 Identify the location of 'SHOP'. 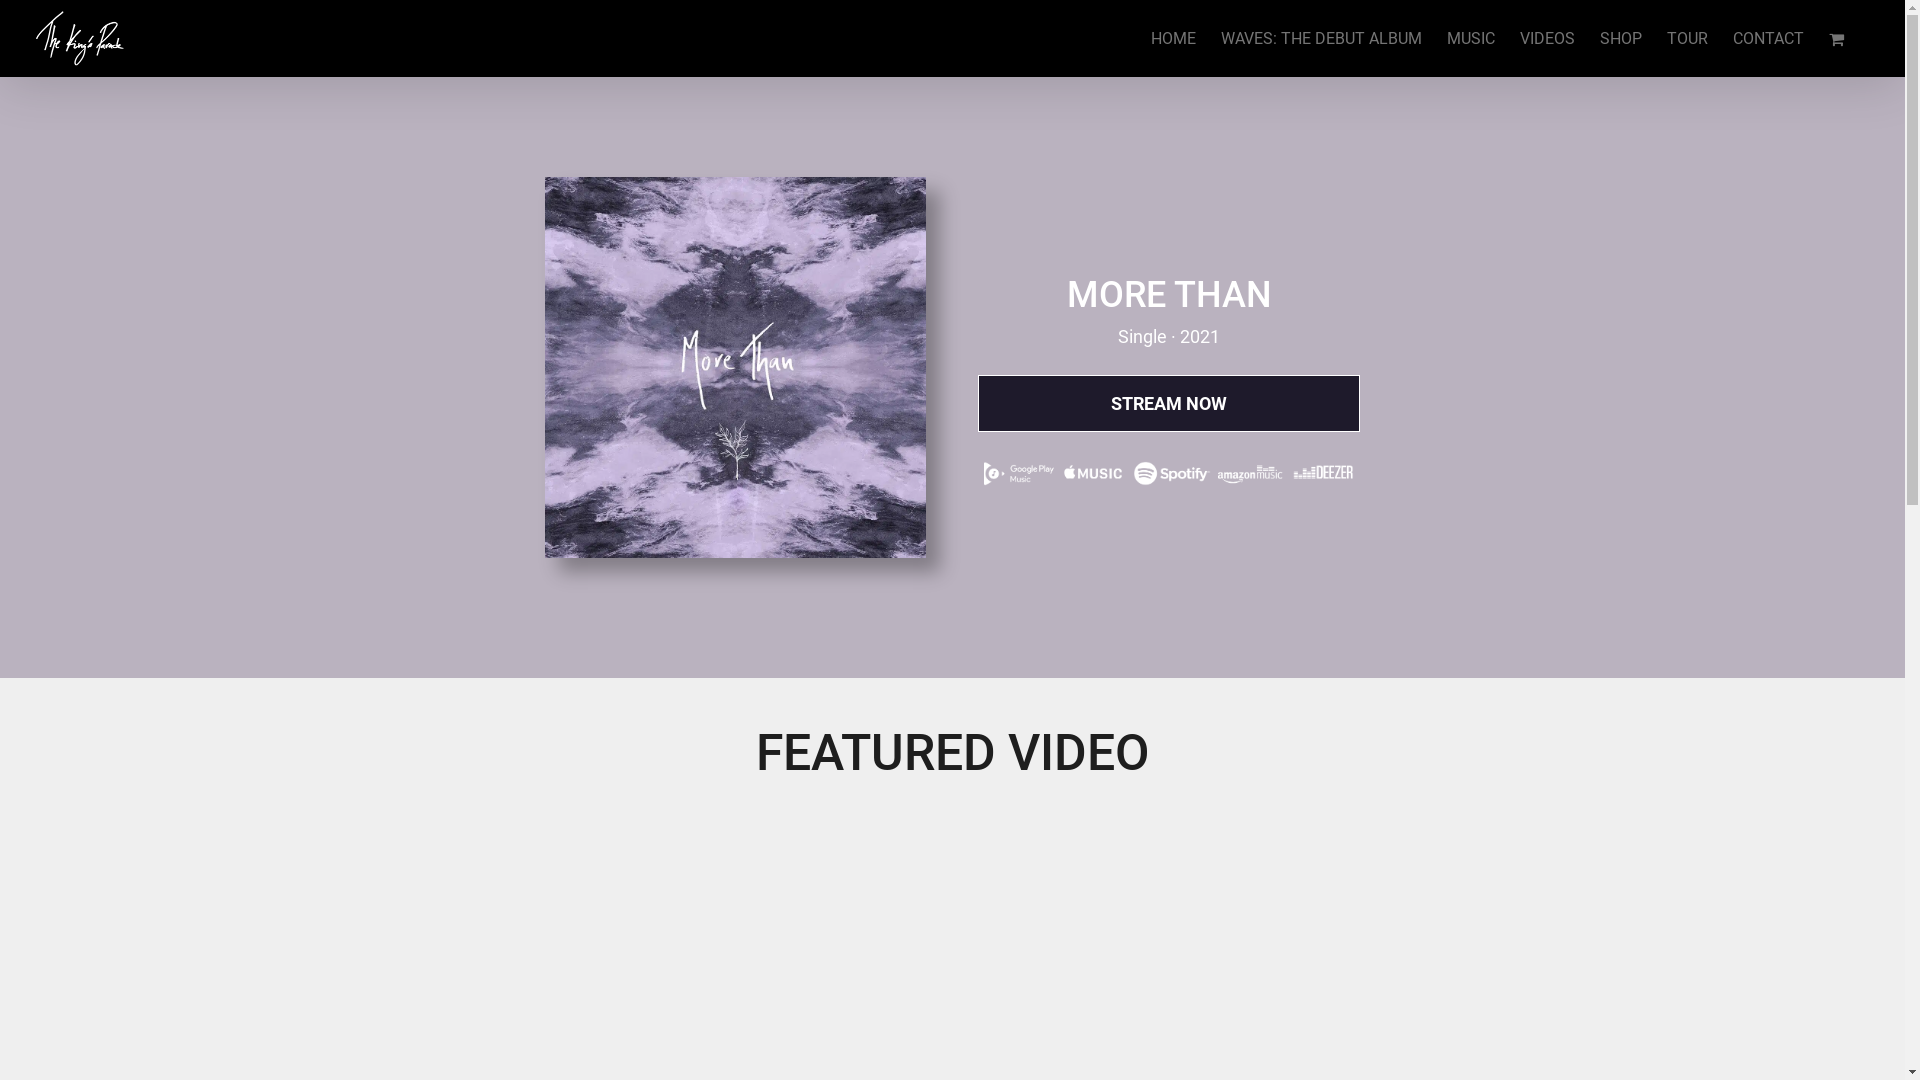
(1621, 38).